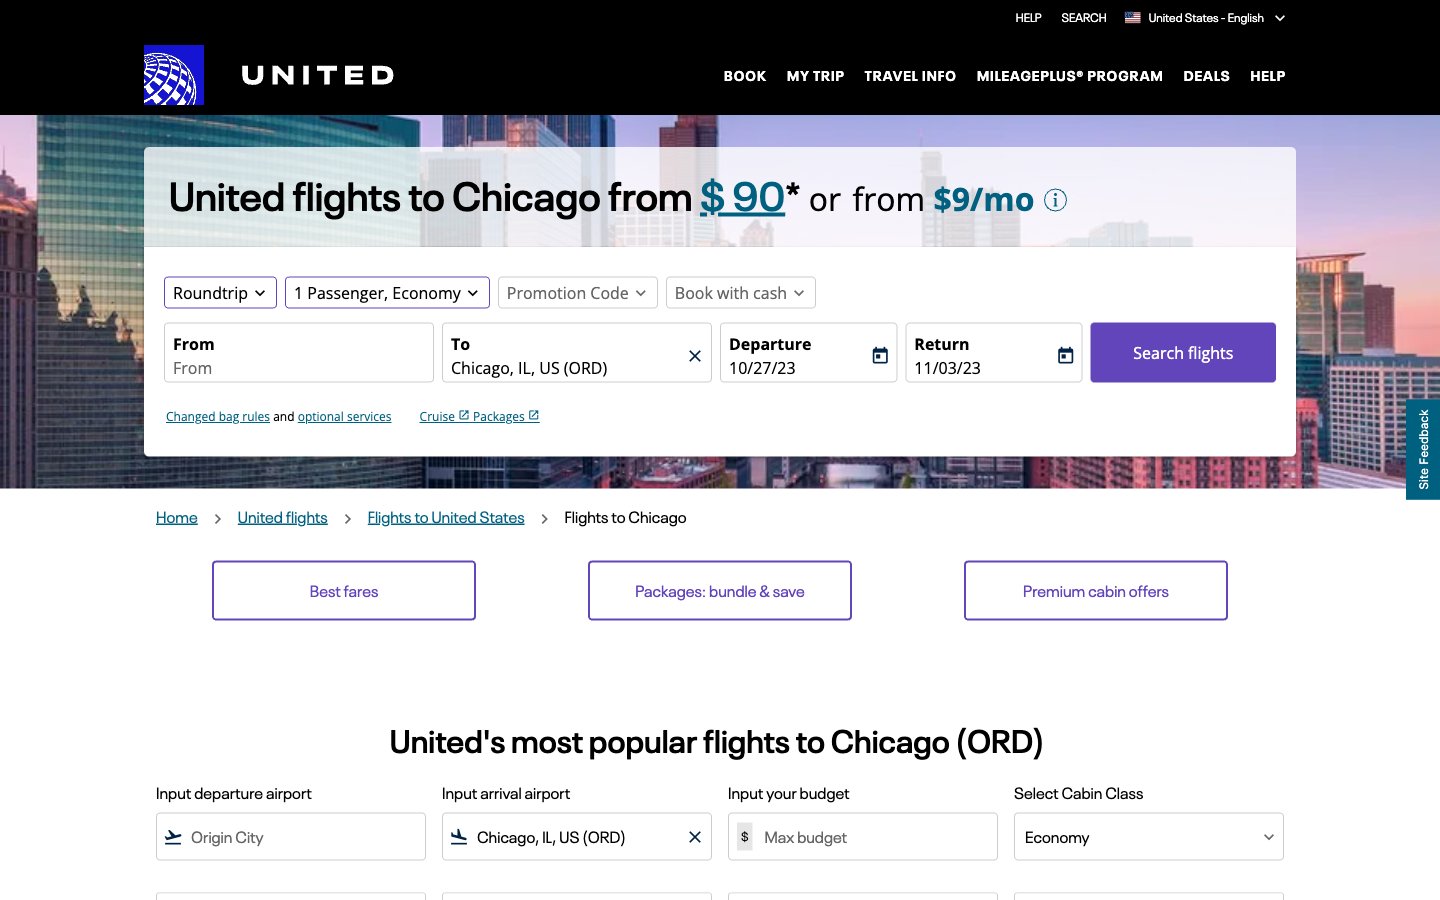  What do you see at coordinates (344, 590) in the screenshot?
I see `Redirect to Best Fares` at bounding box center [344, 590].